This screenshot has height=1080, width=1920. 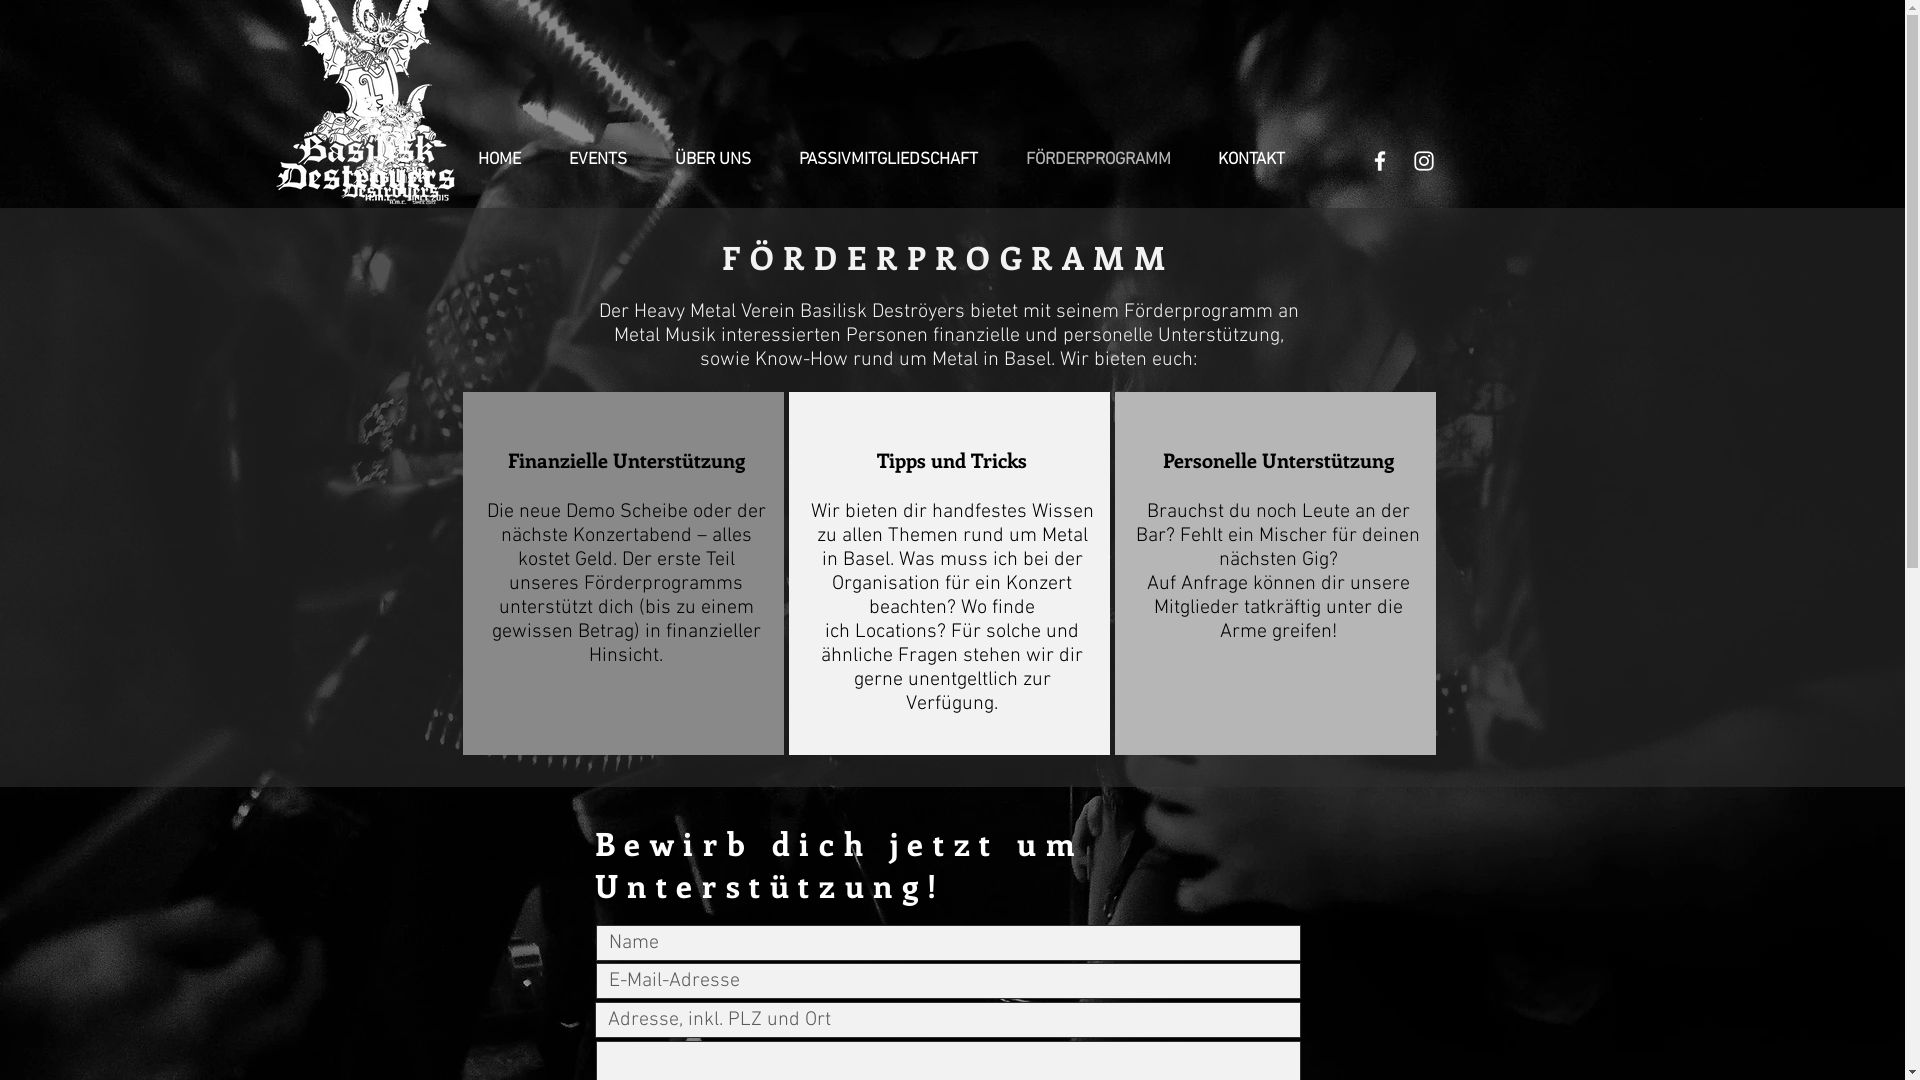 What do you see at coordinates (507, 159) in the screenshot?
I see `'HOME'` at bounding box center [507, 159].